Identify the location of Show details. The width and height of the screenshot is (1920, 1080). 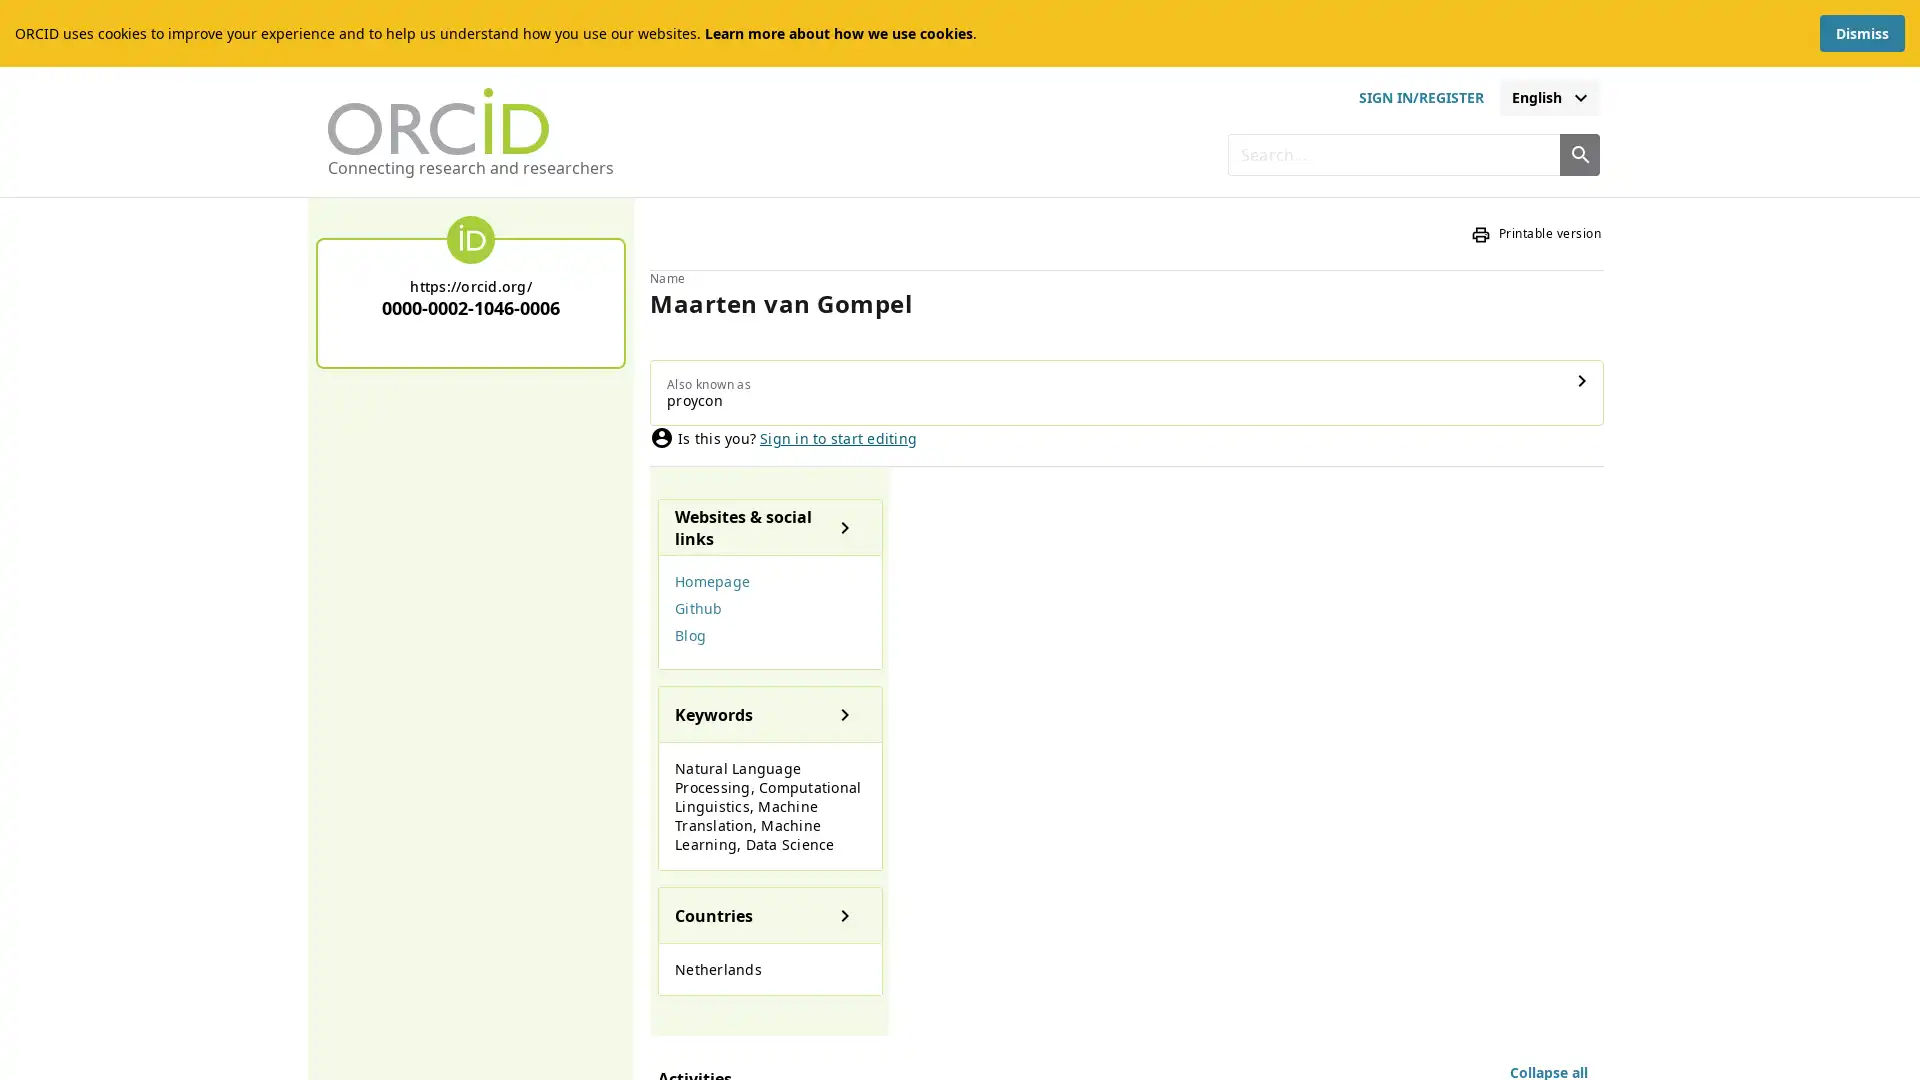
(589, 796).